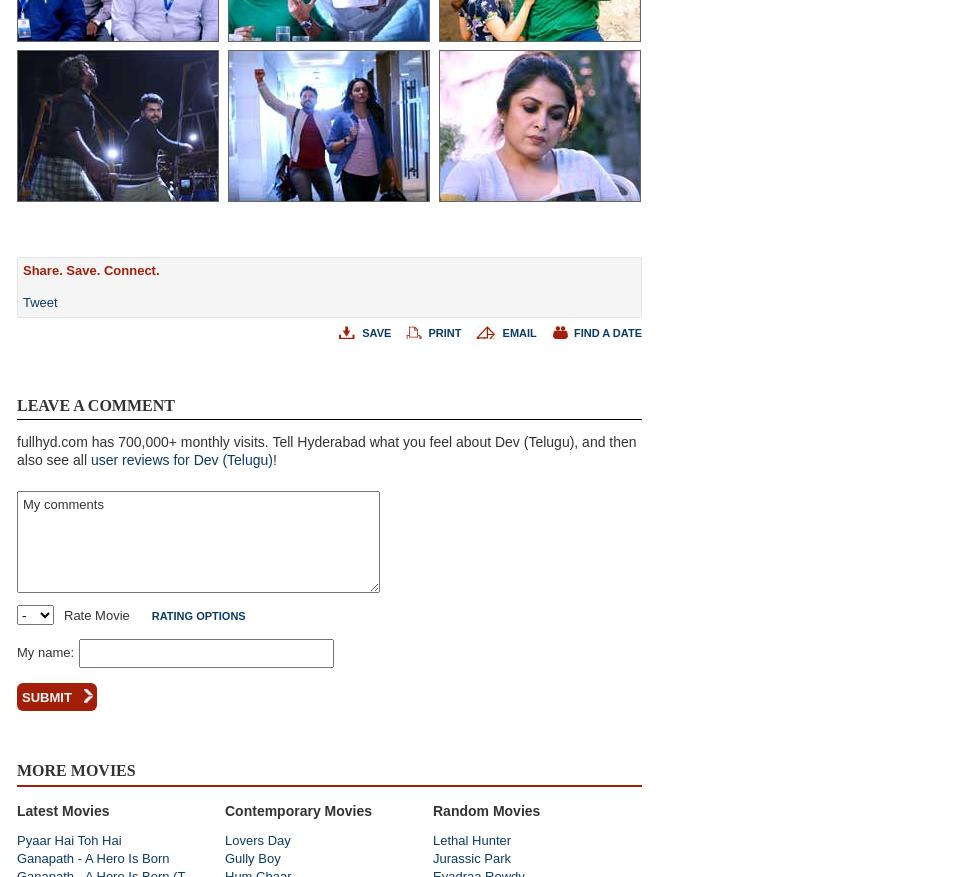 The width and height of the screenshot is (980, 877). What do you see at coordinates (225, 809) in the screenshot?
I see `'Contemporary Movies'` at bounding box center [225, 809].